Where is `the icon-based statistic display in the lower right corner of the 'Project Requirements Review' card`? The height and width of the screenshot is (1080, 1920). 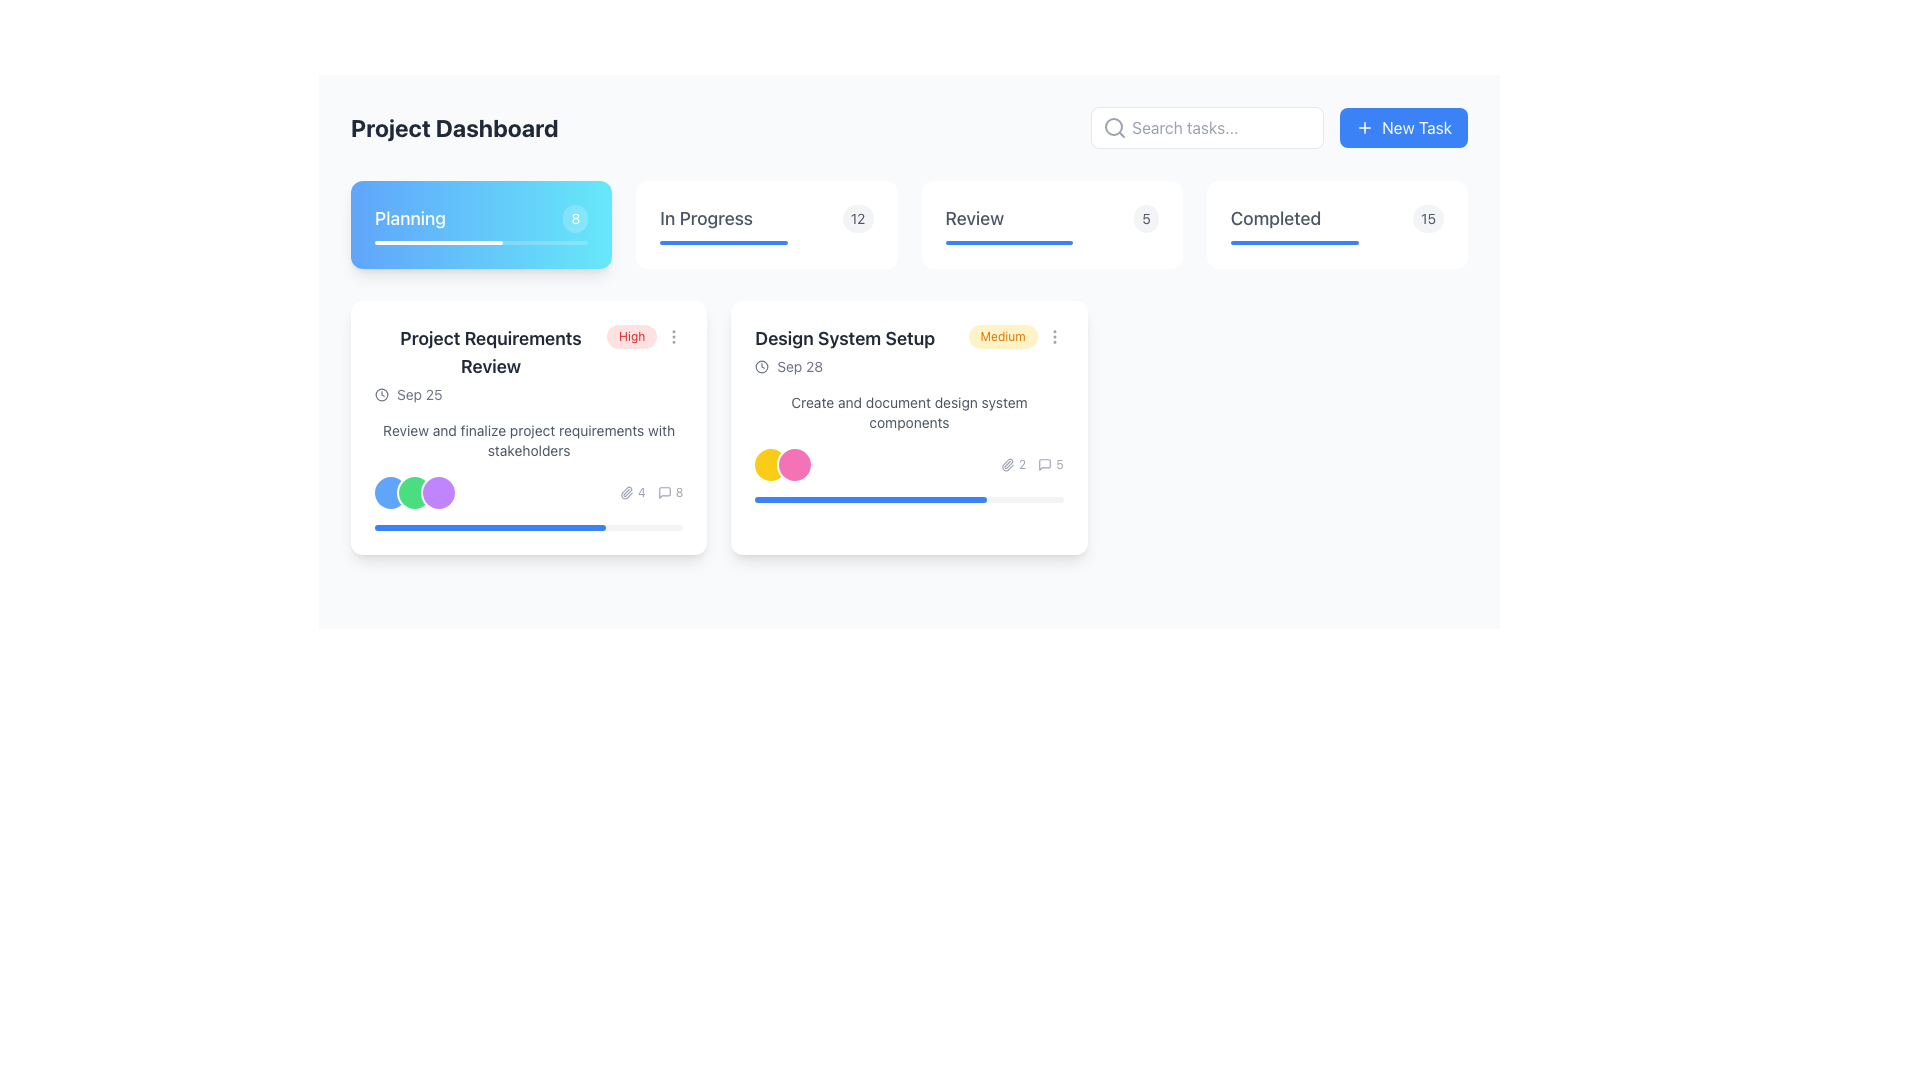 the icon-based statistic display in the lower right corner of the 'Project Requirements Review' card is located at coordinates (651, 493).